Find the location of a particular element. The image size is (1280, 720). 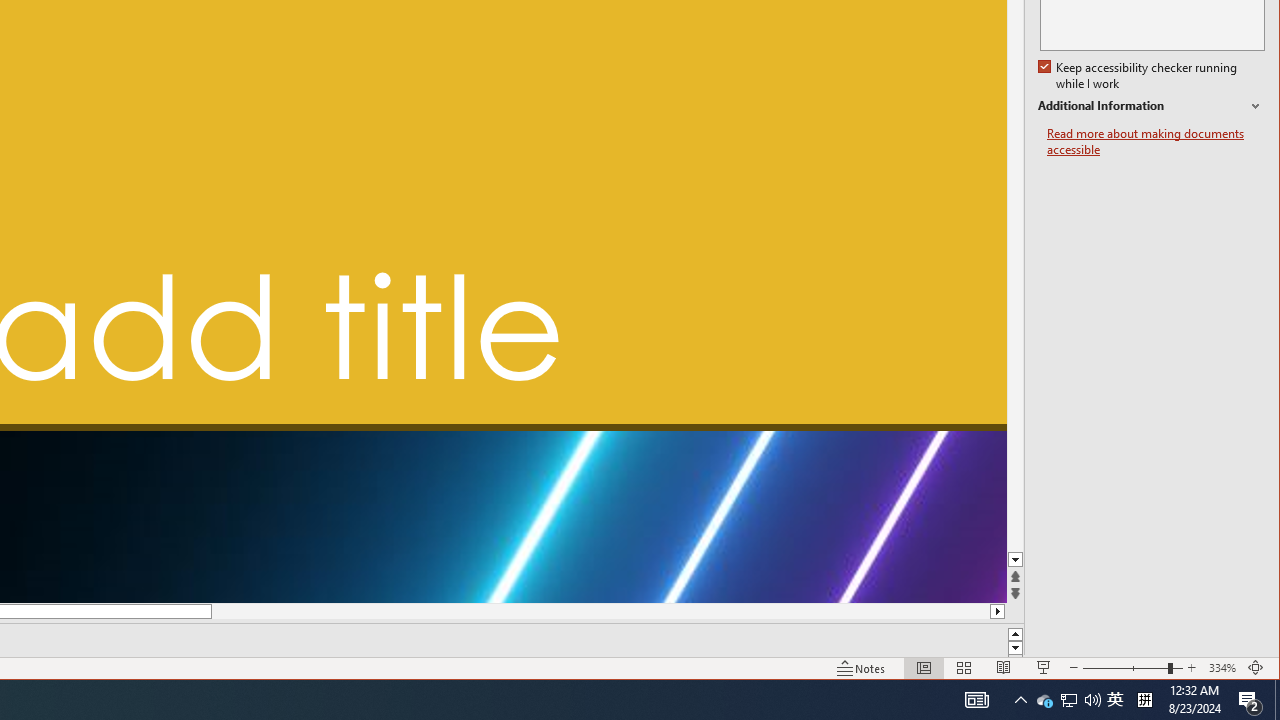

'Zoom 334%' is located at coordinates (1221, 668).